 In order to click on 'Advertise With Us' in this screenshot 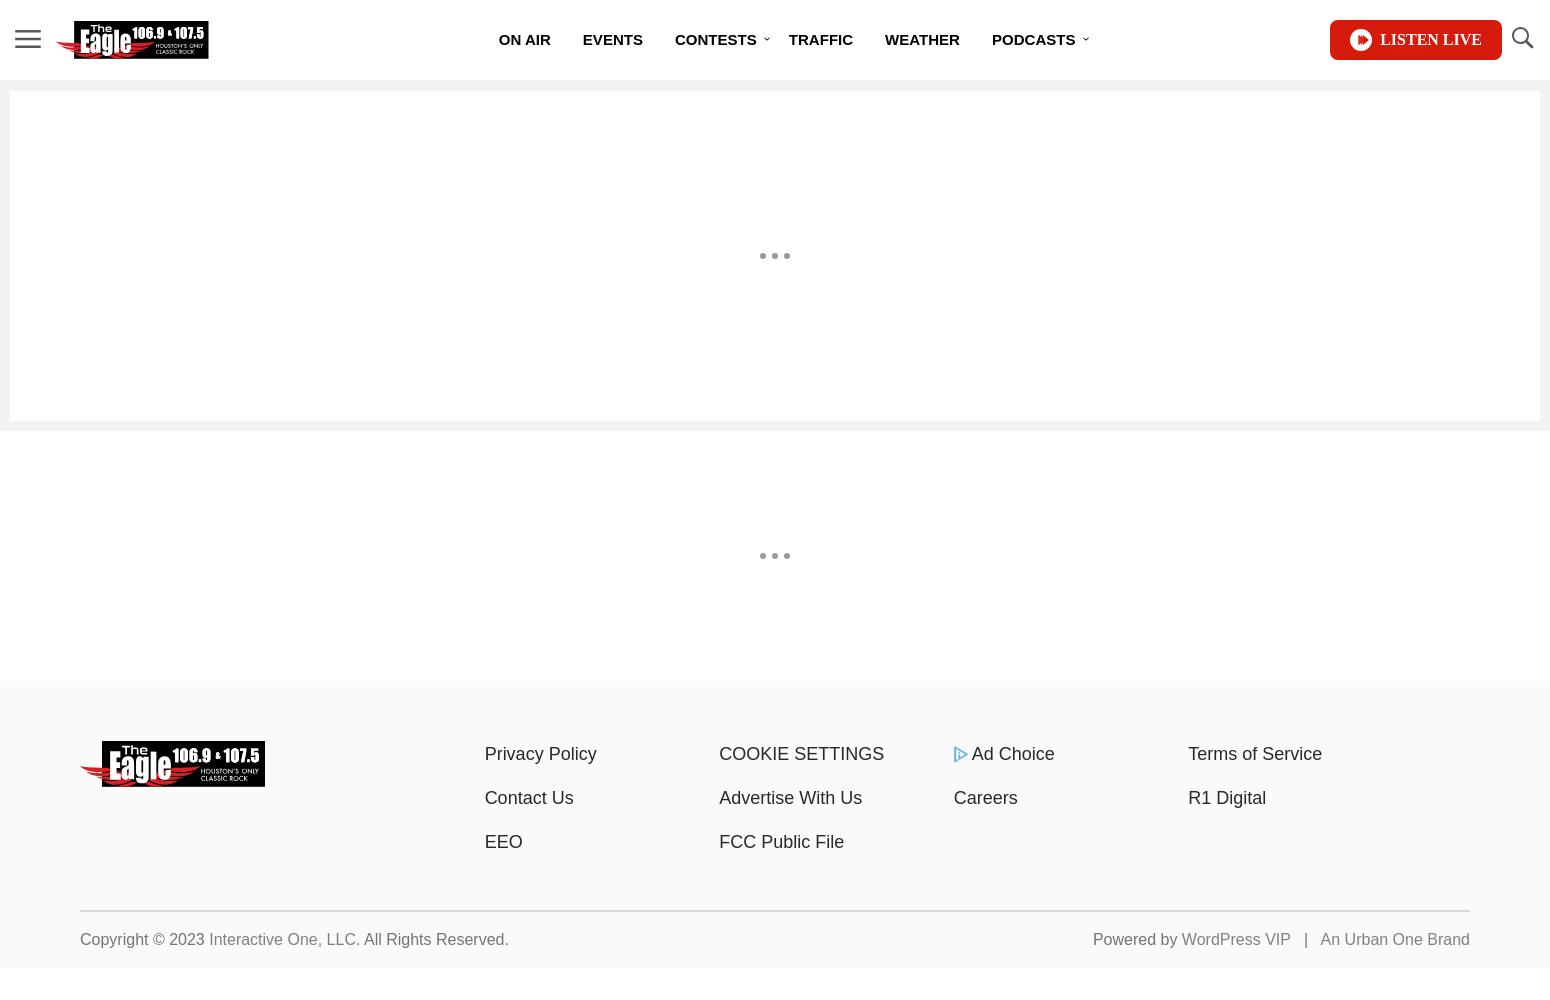, I will do `click(789, 798)`.